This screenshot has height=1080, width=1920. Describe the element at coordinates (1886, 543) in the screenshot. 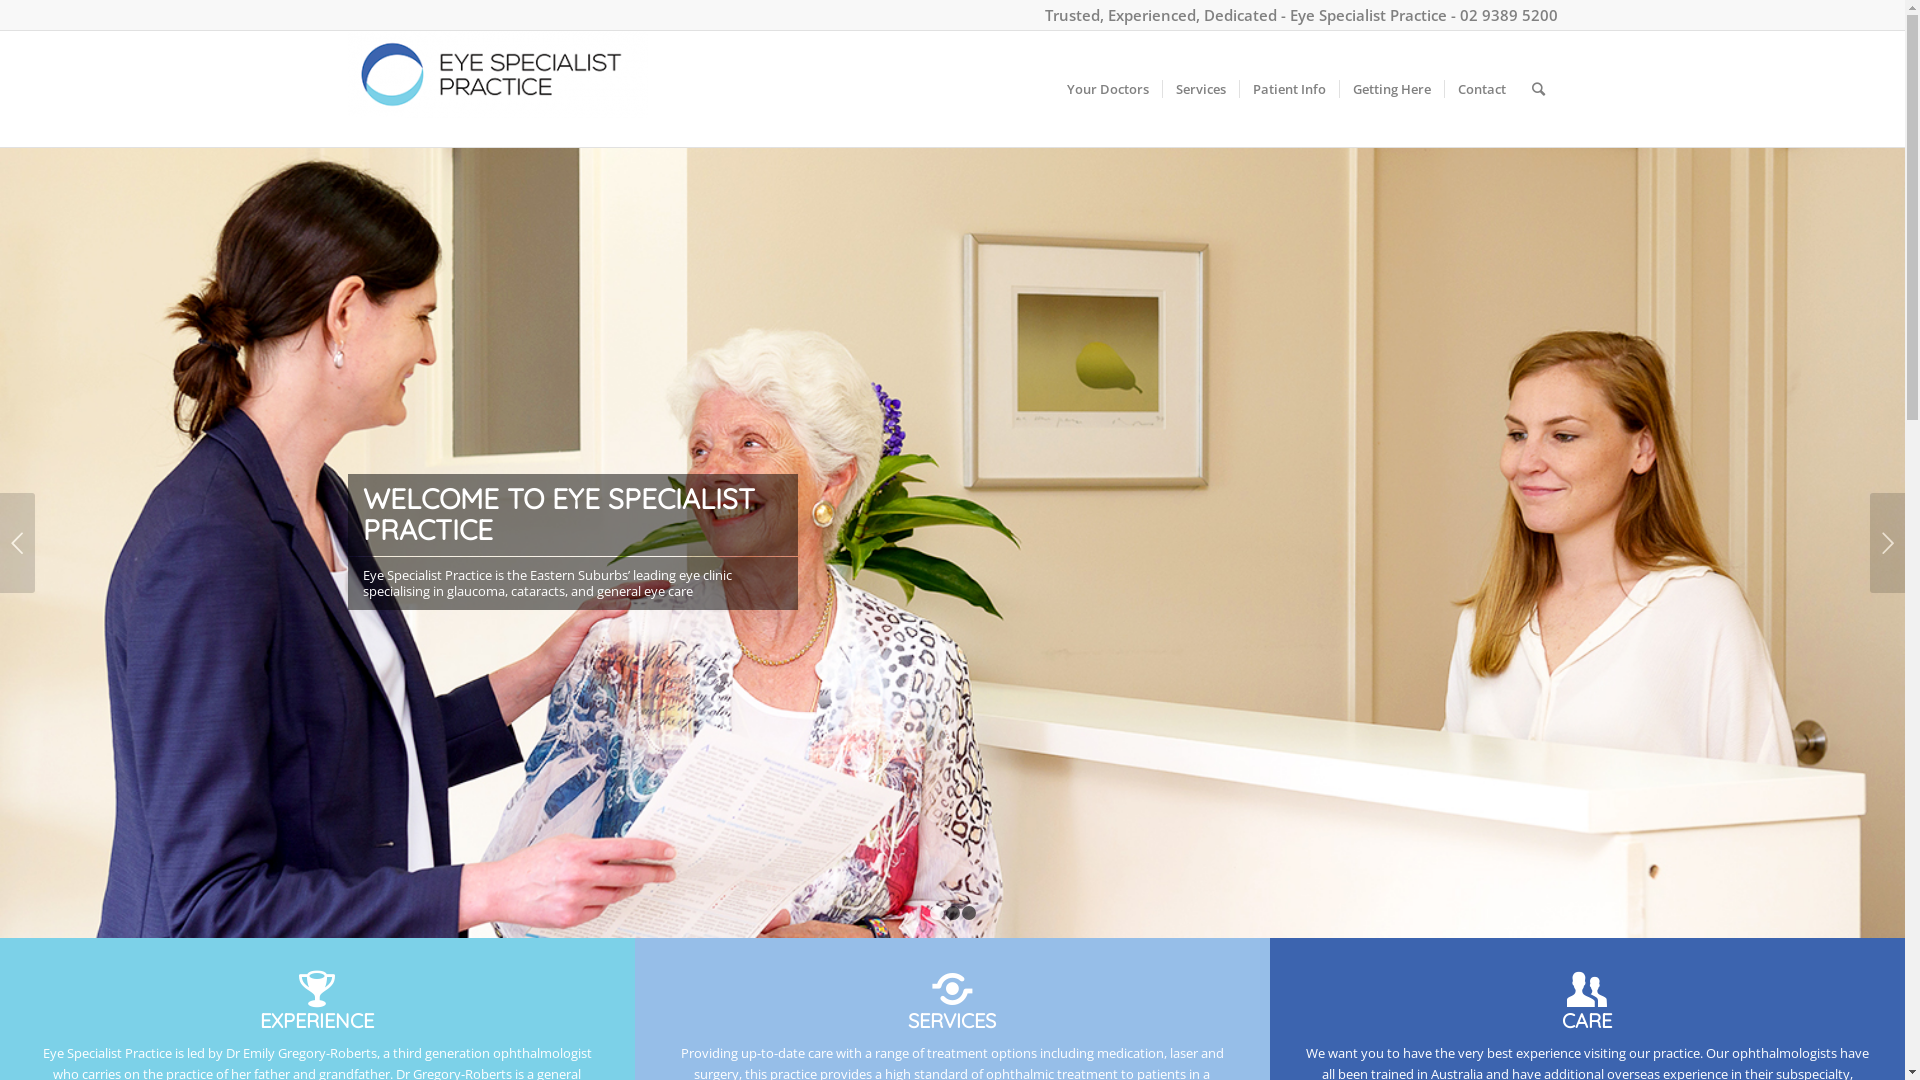

I see `'Next'` at that location.